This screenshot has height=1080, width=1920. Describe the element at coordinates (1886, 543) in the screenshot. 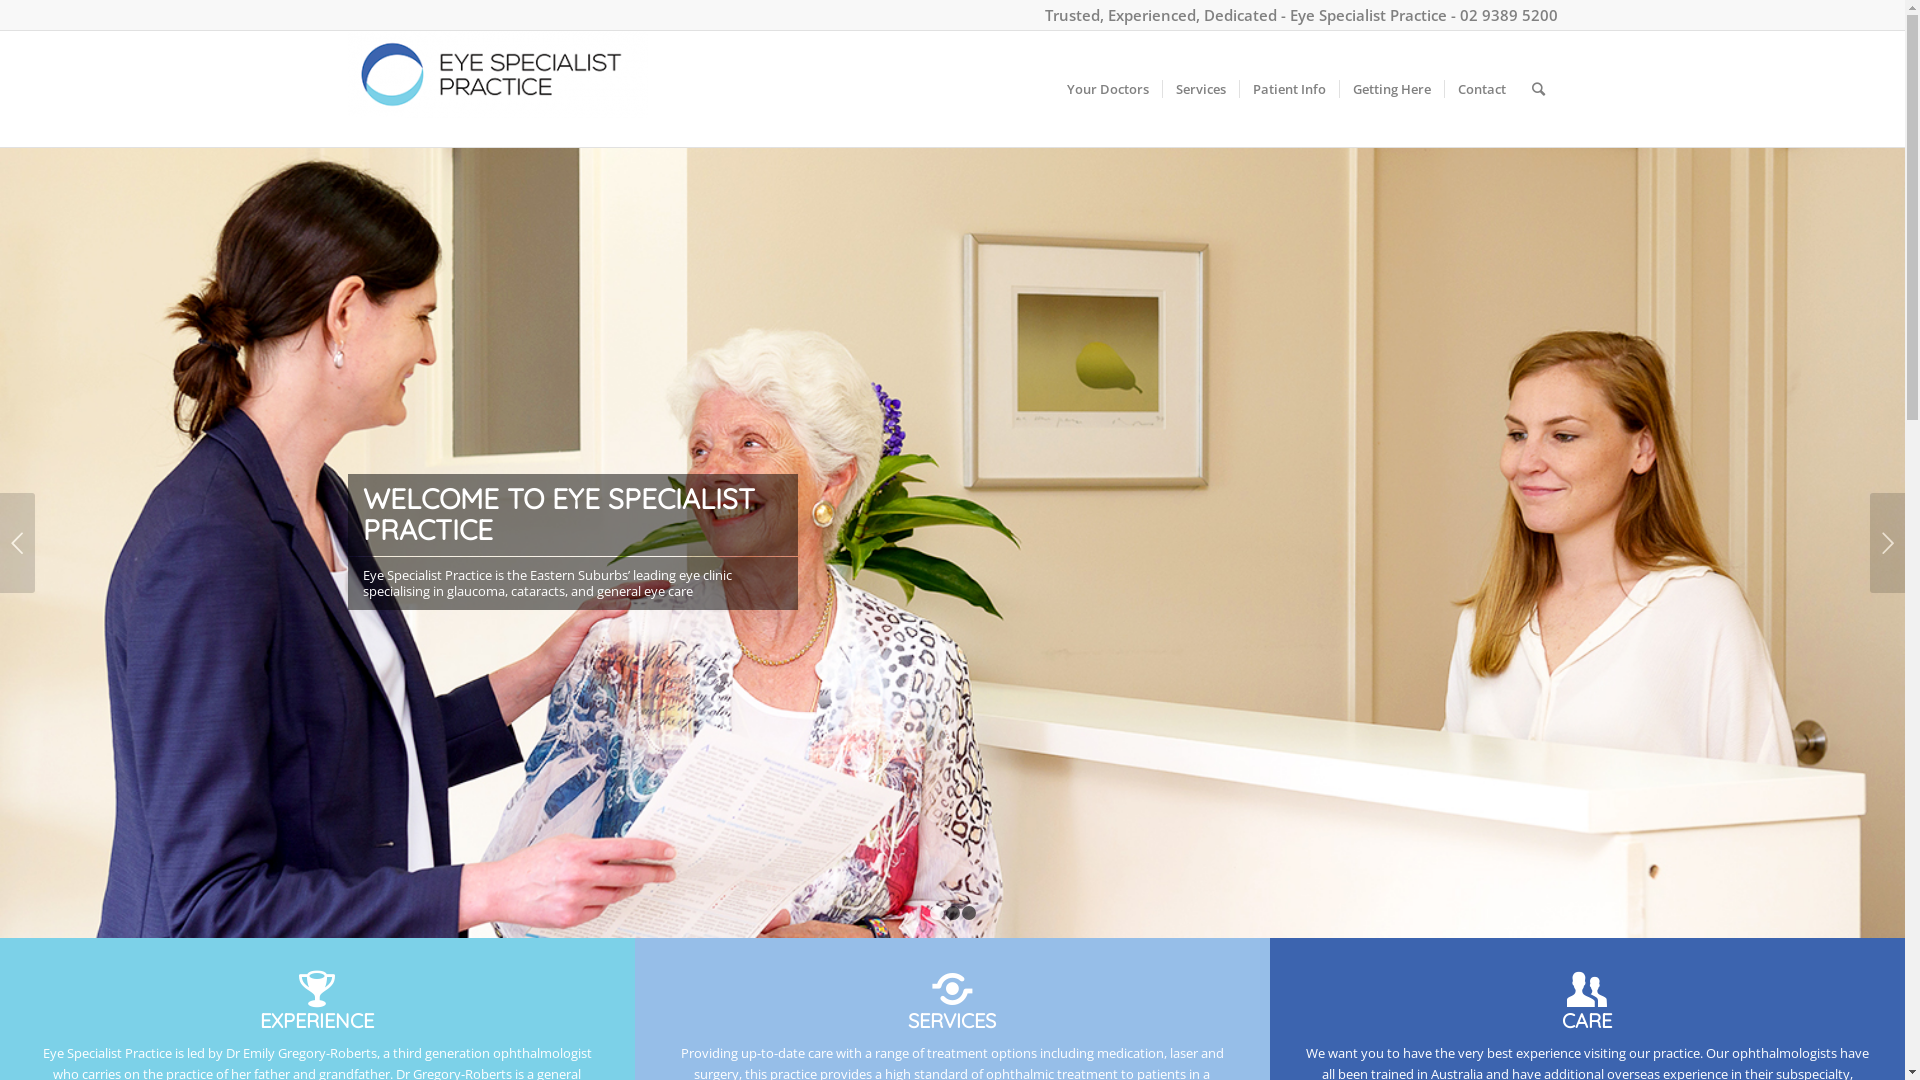

I see `'Next'` at that location.